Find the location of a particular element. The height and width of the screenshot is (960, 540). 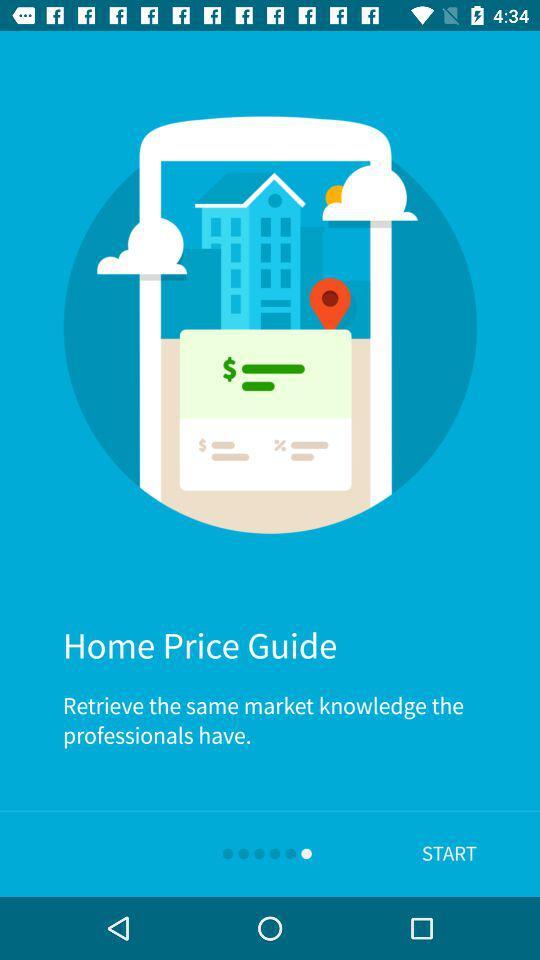

the icon below retrieve the same item is located at coordinates (449, 853).